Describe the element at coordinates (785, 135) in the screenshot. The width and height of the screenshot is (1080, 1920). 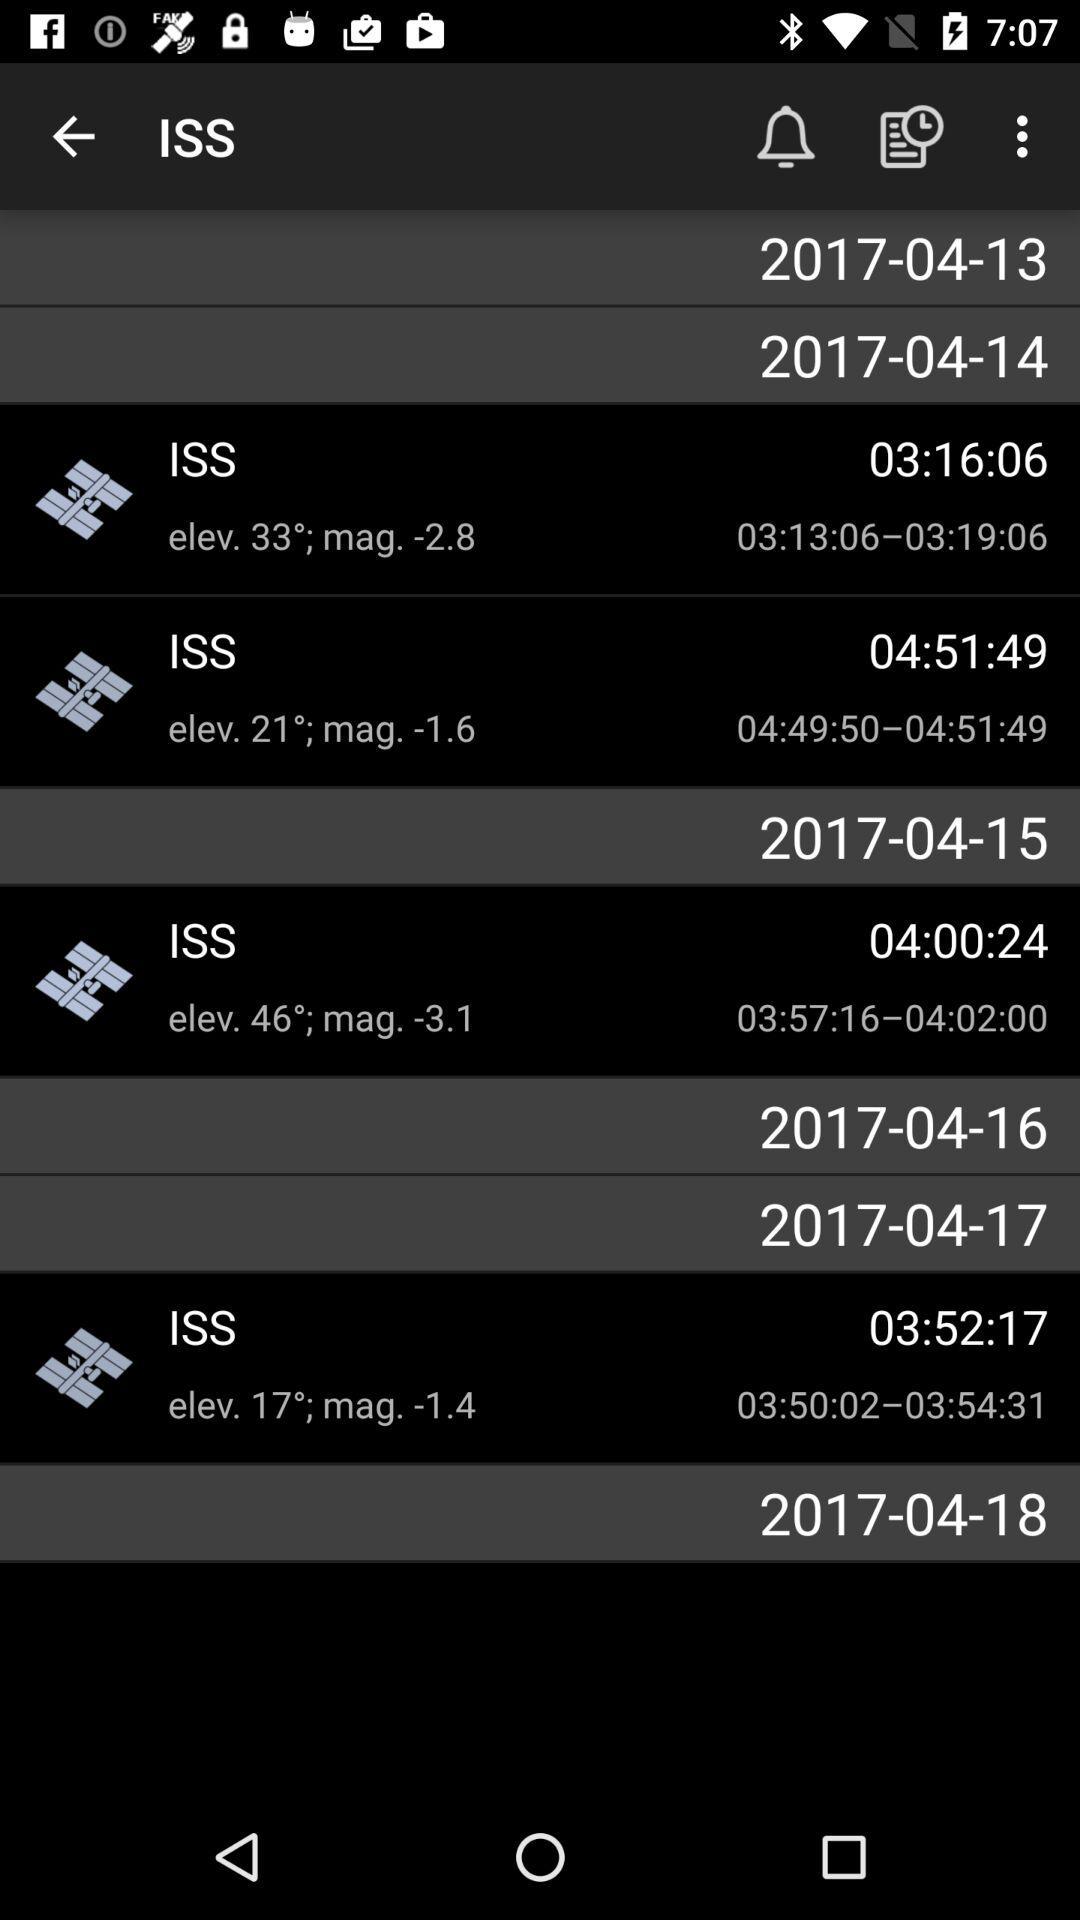
I see `the icon next to iss item` at that location.